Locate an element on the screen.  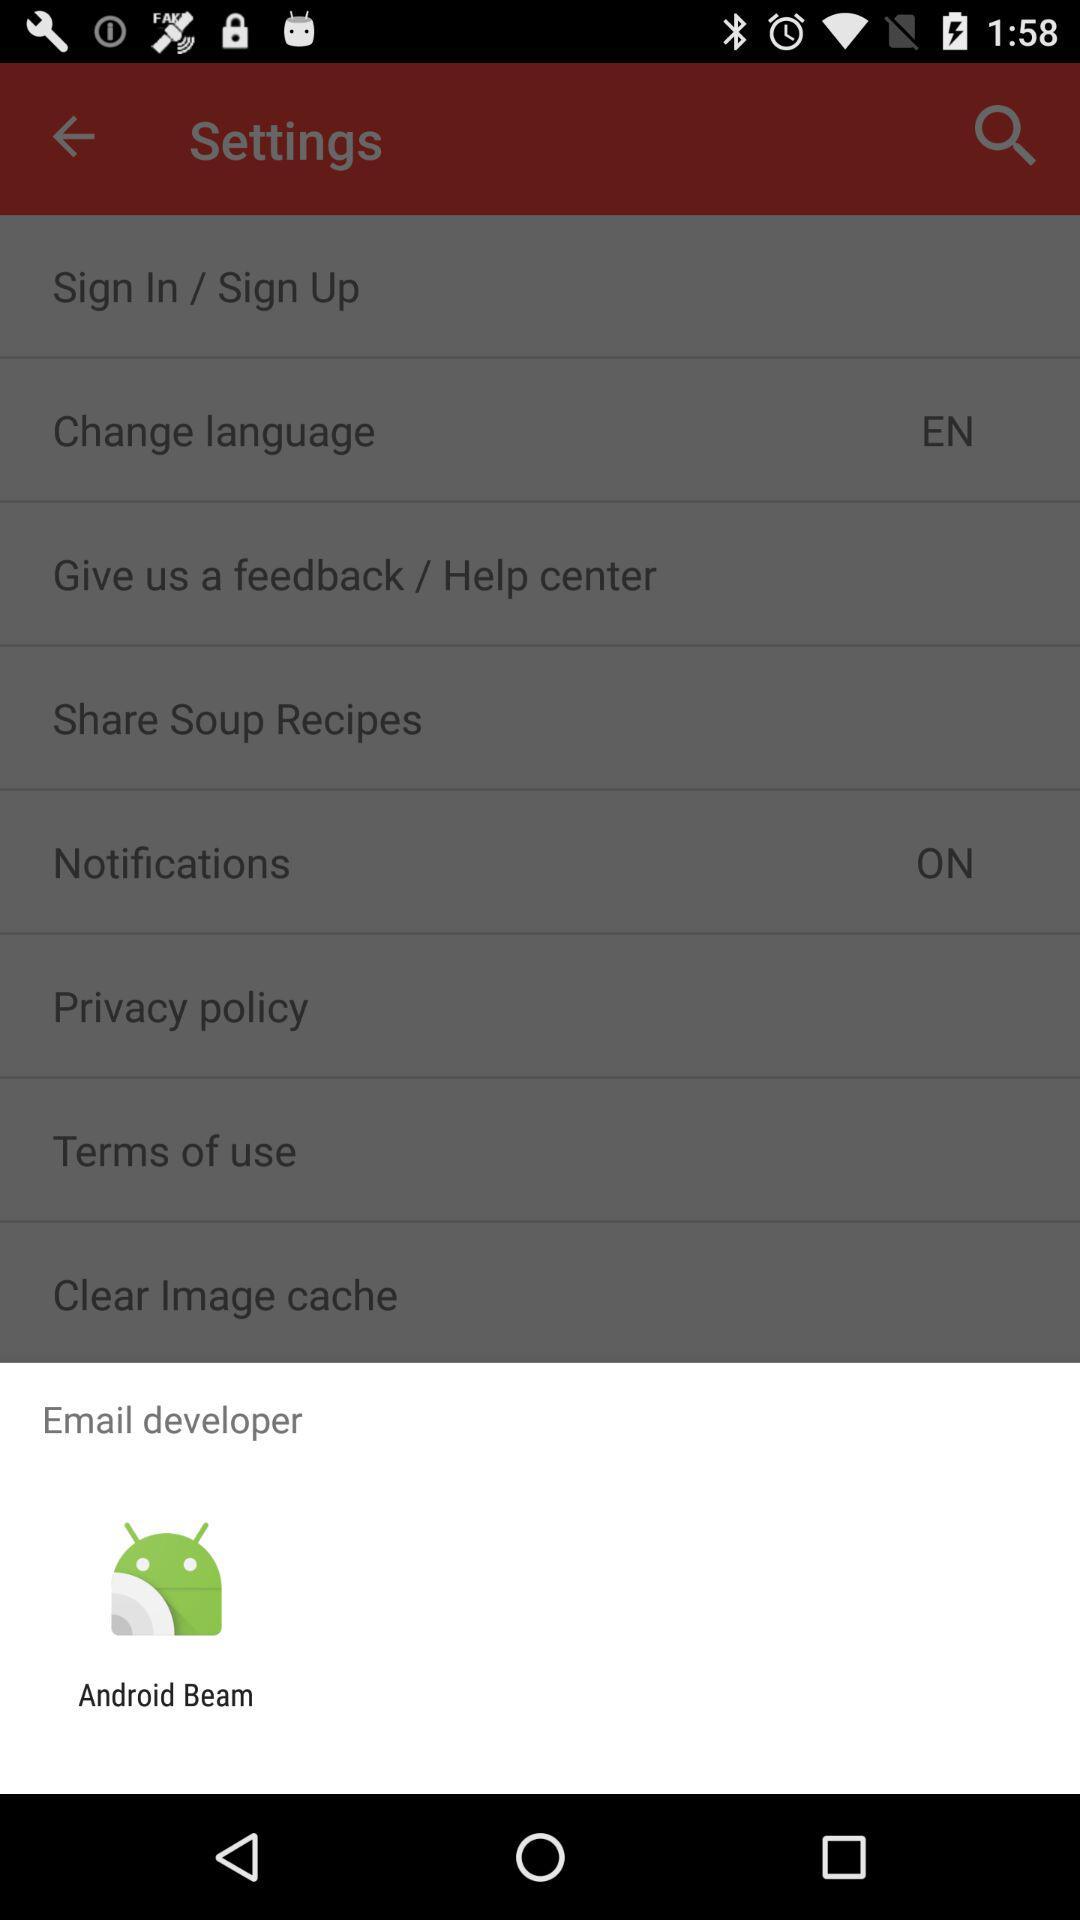
android beam is located at coordinates (165, 1711).